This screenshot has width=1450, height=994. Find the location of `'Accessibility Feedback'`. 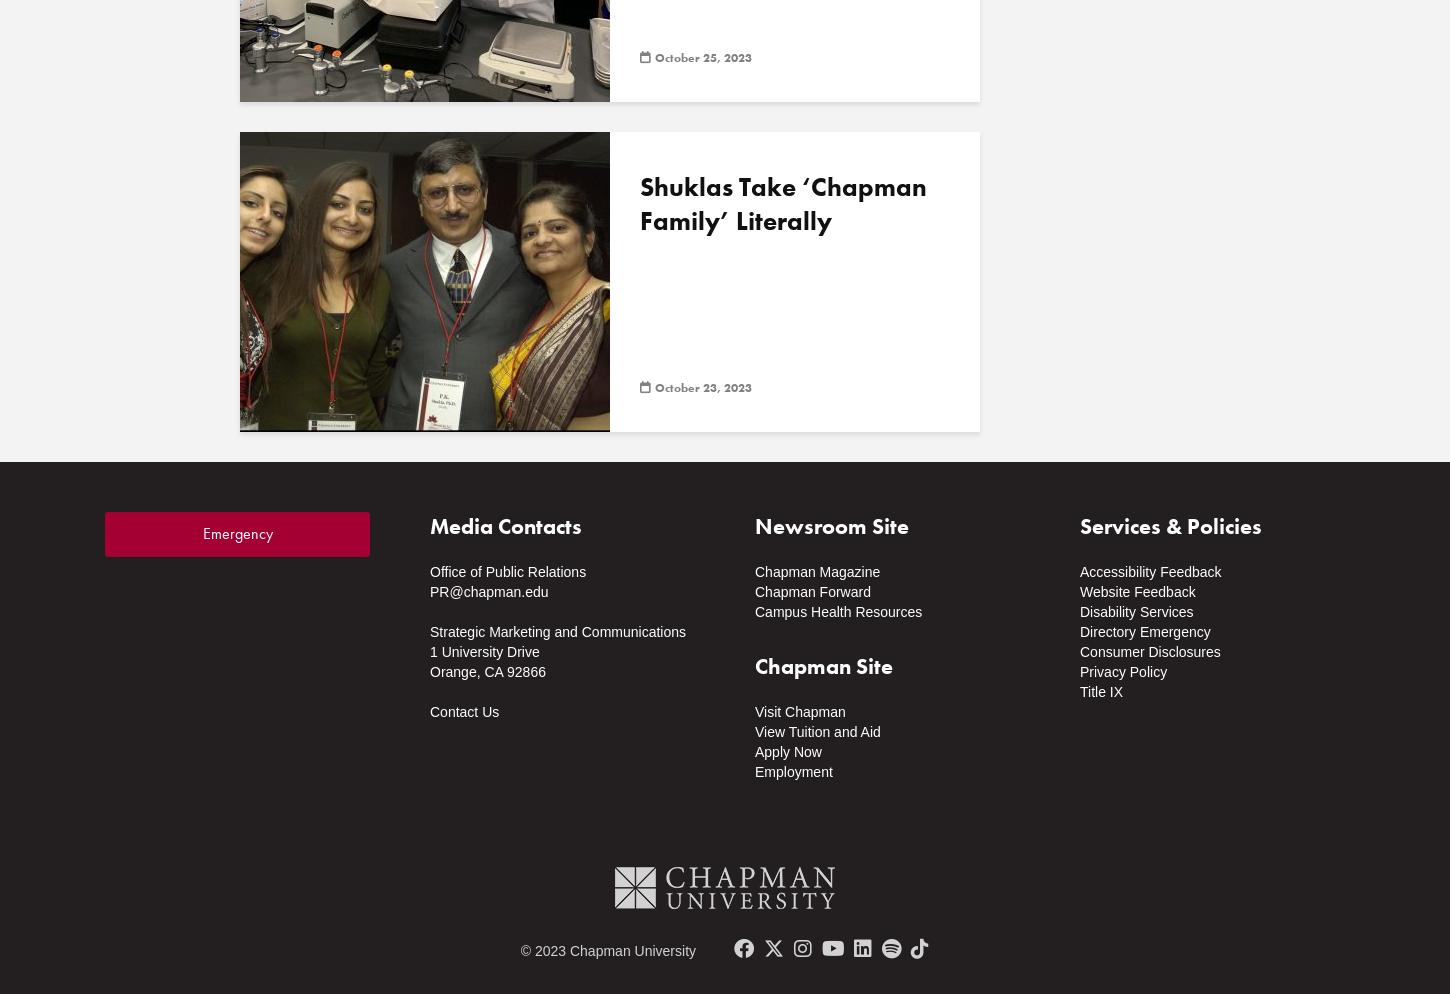

'Accessibility Feedback' is located at coordinates (1149, 572).